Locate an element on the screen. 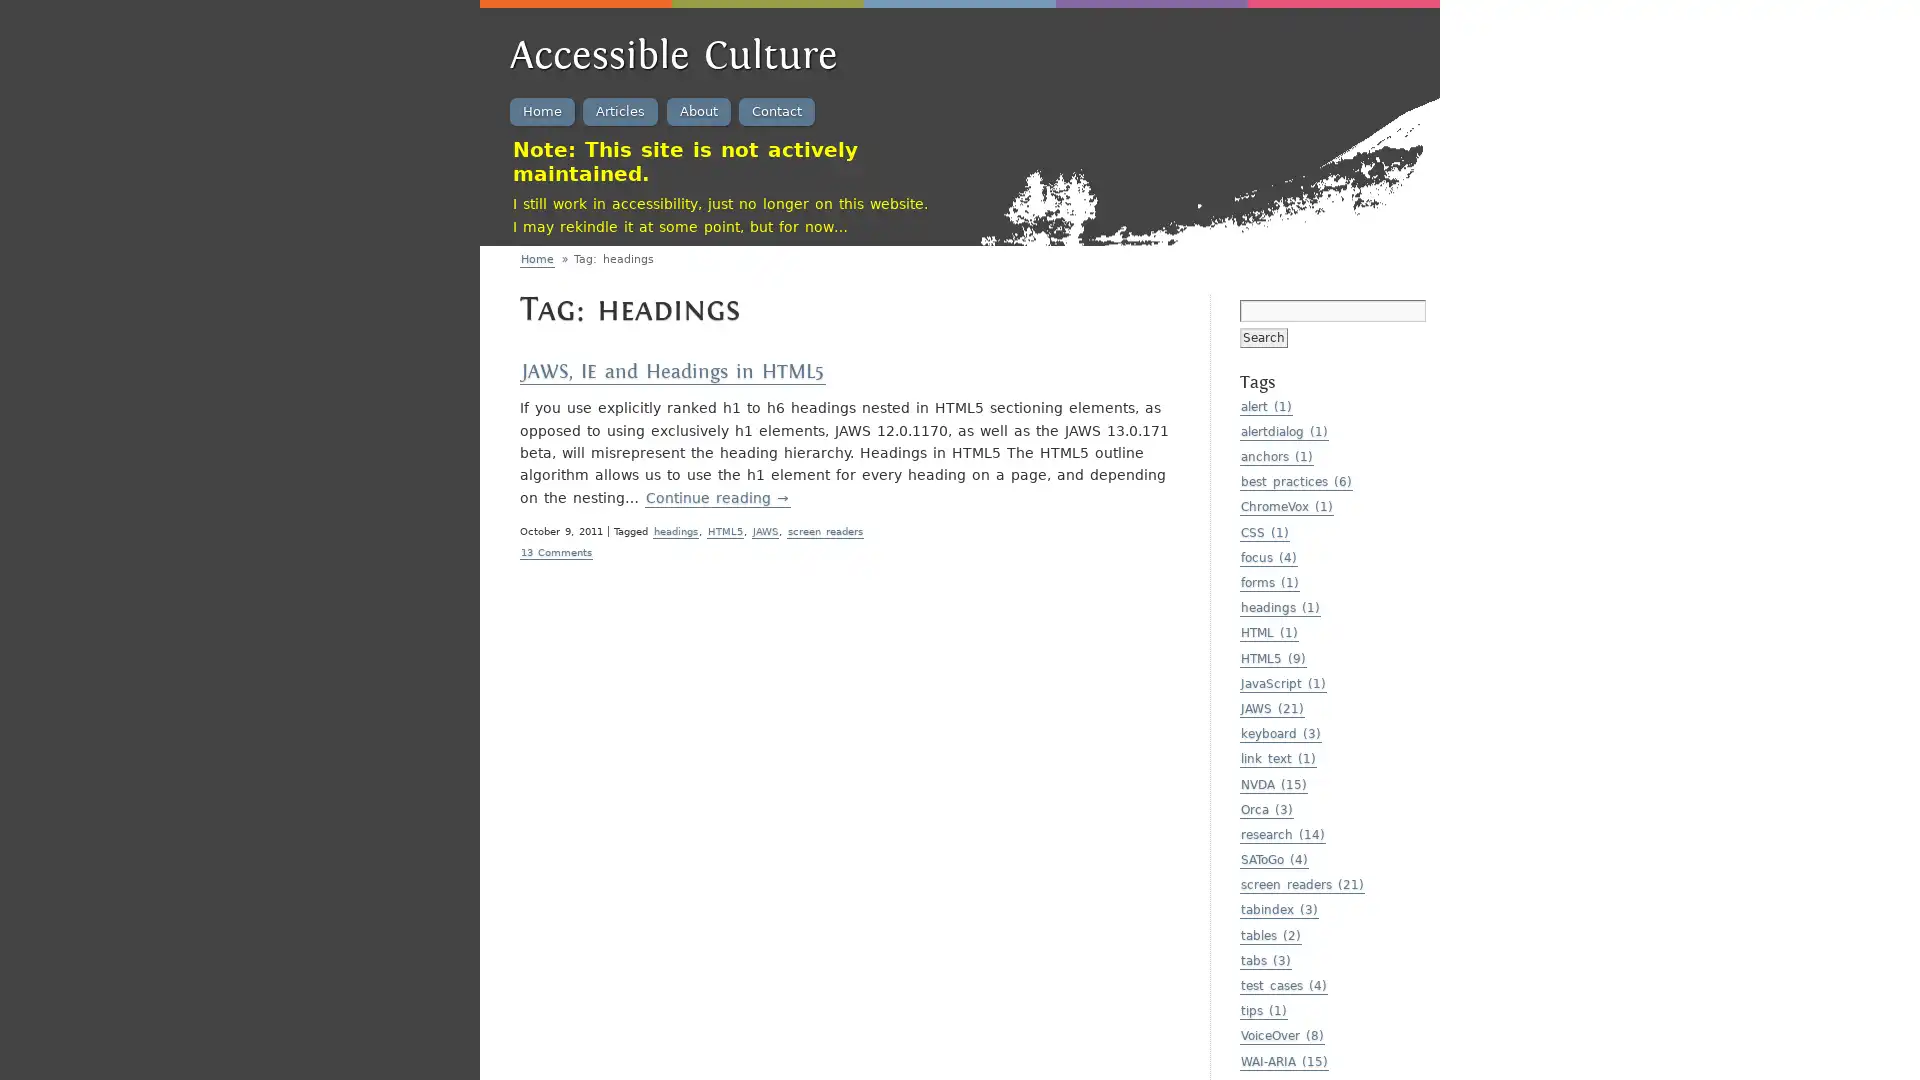 The width and height of the screenshot is (1920, 1080). Search is located at coordinates (1262, 337).